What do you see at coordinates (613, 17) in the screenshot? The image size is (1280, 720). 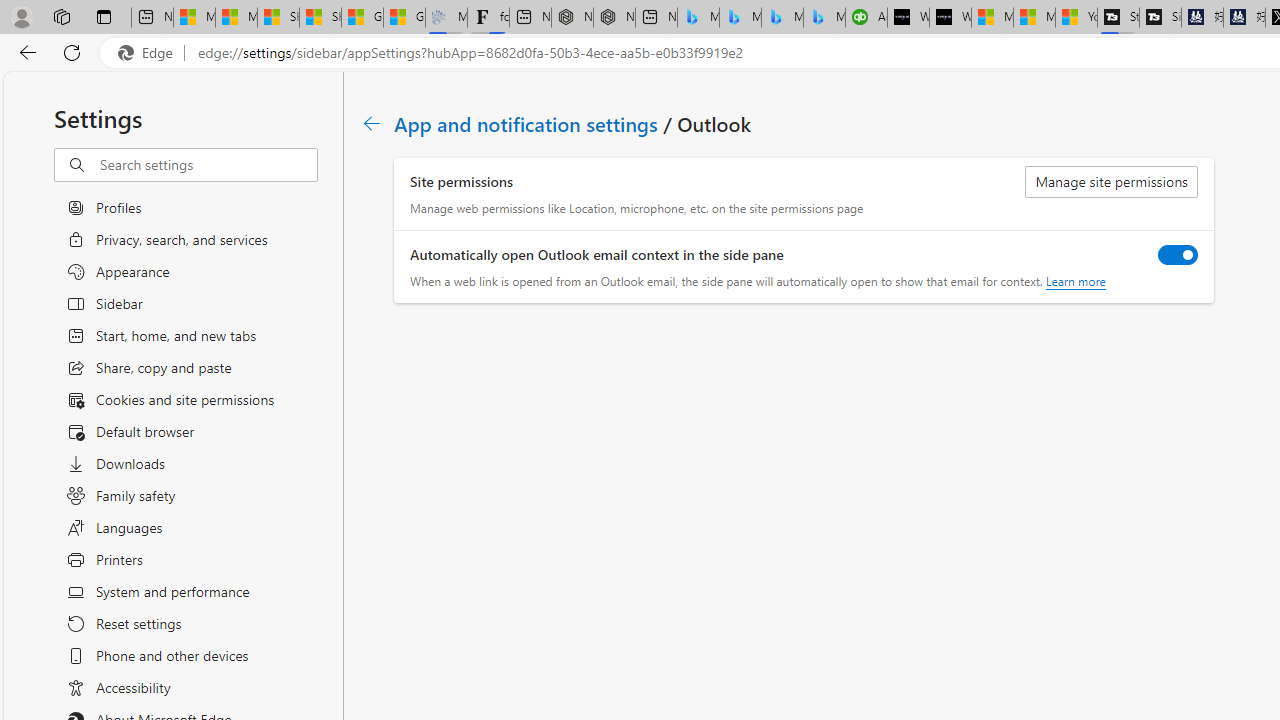 I see `'Nordace - #1 Japanese Best-Seller - Siena Smart Backpack'` at bounding box center [613, 17].